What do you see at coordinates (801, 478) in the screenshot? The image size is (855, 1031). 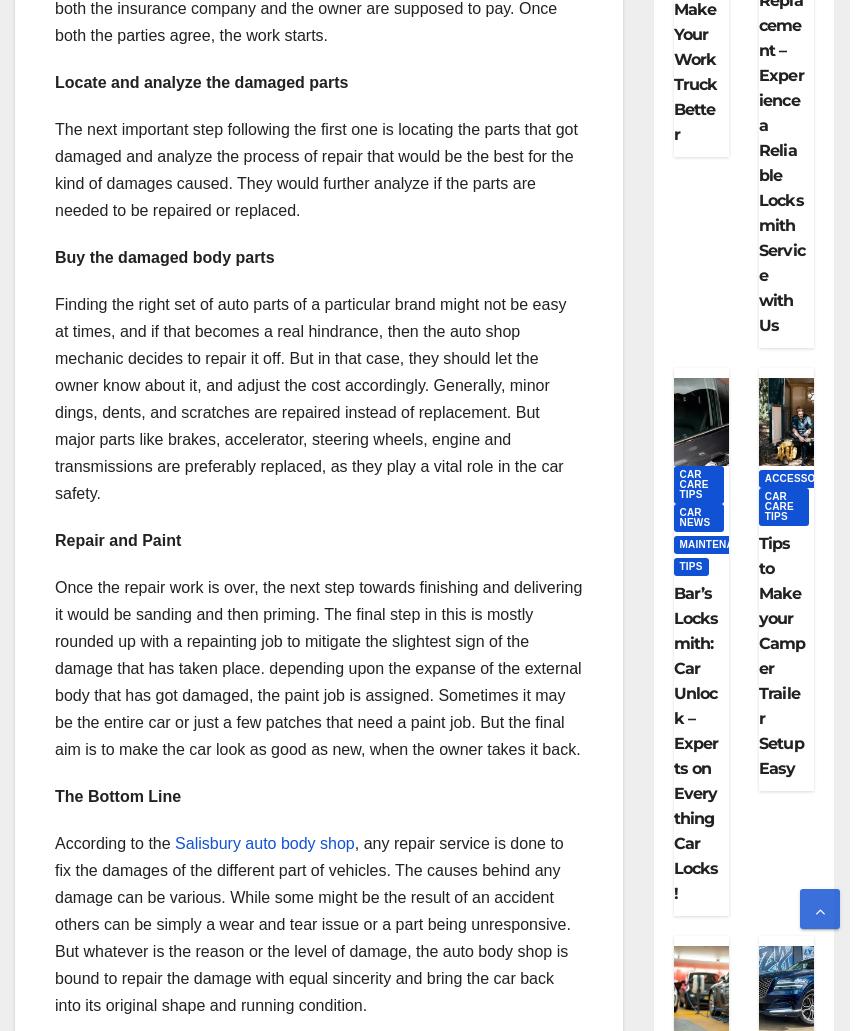 I see `'Accessories'` at bounding box center [801, 478].